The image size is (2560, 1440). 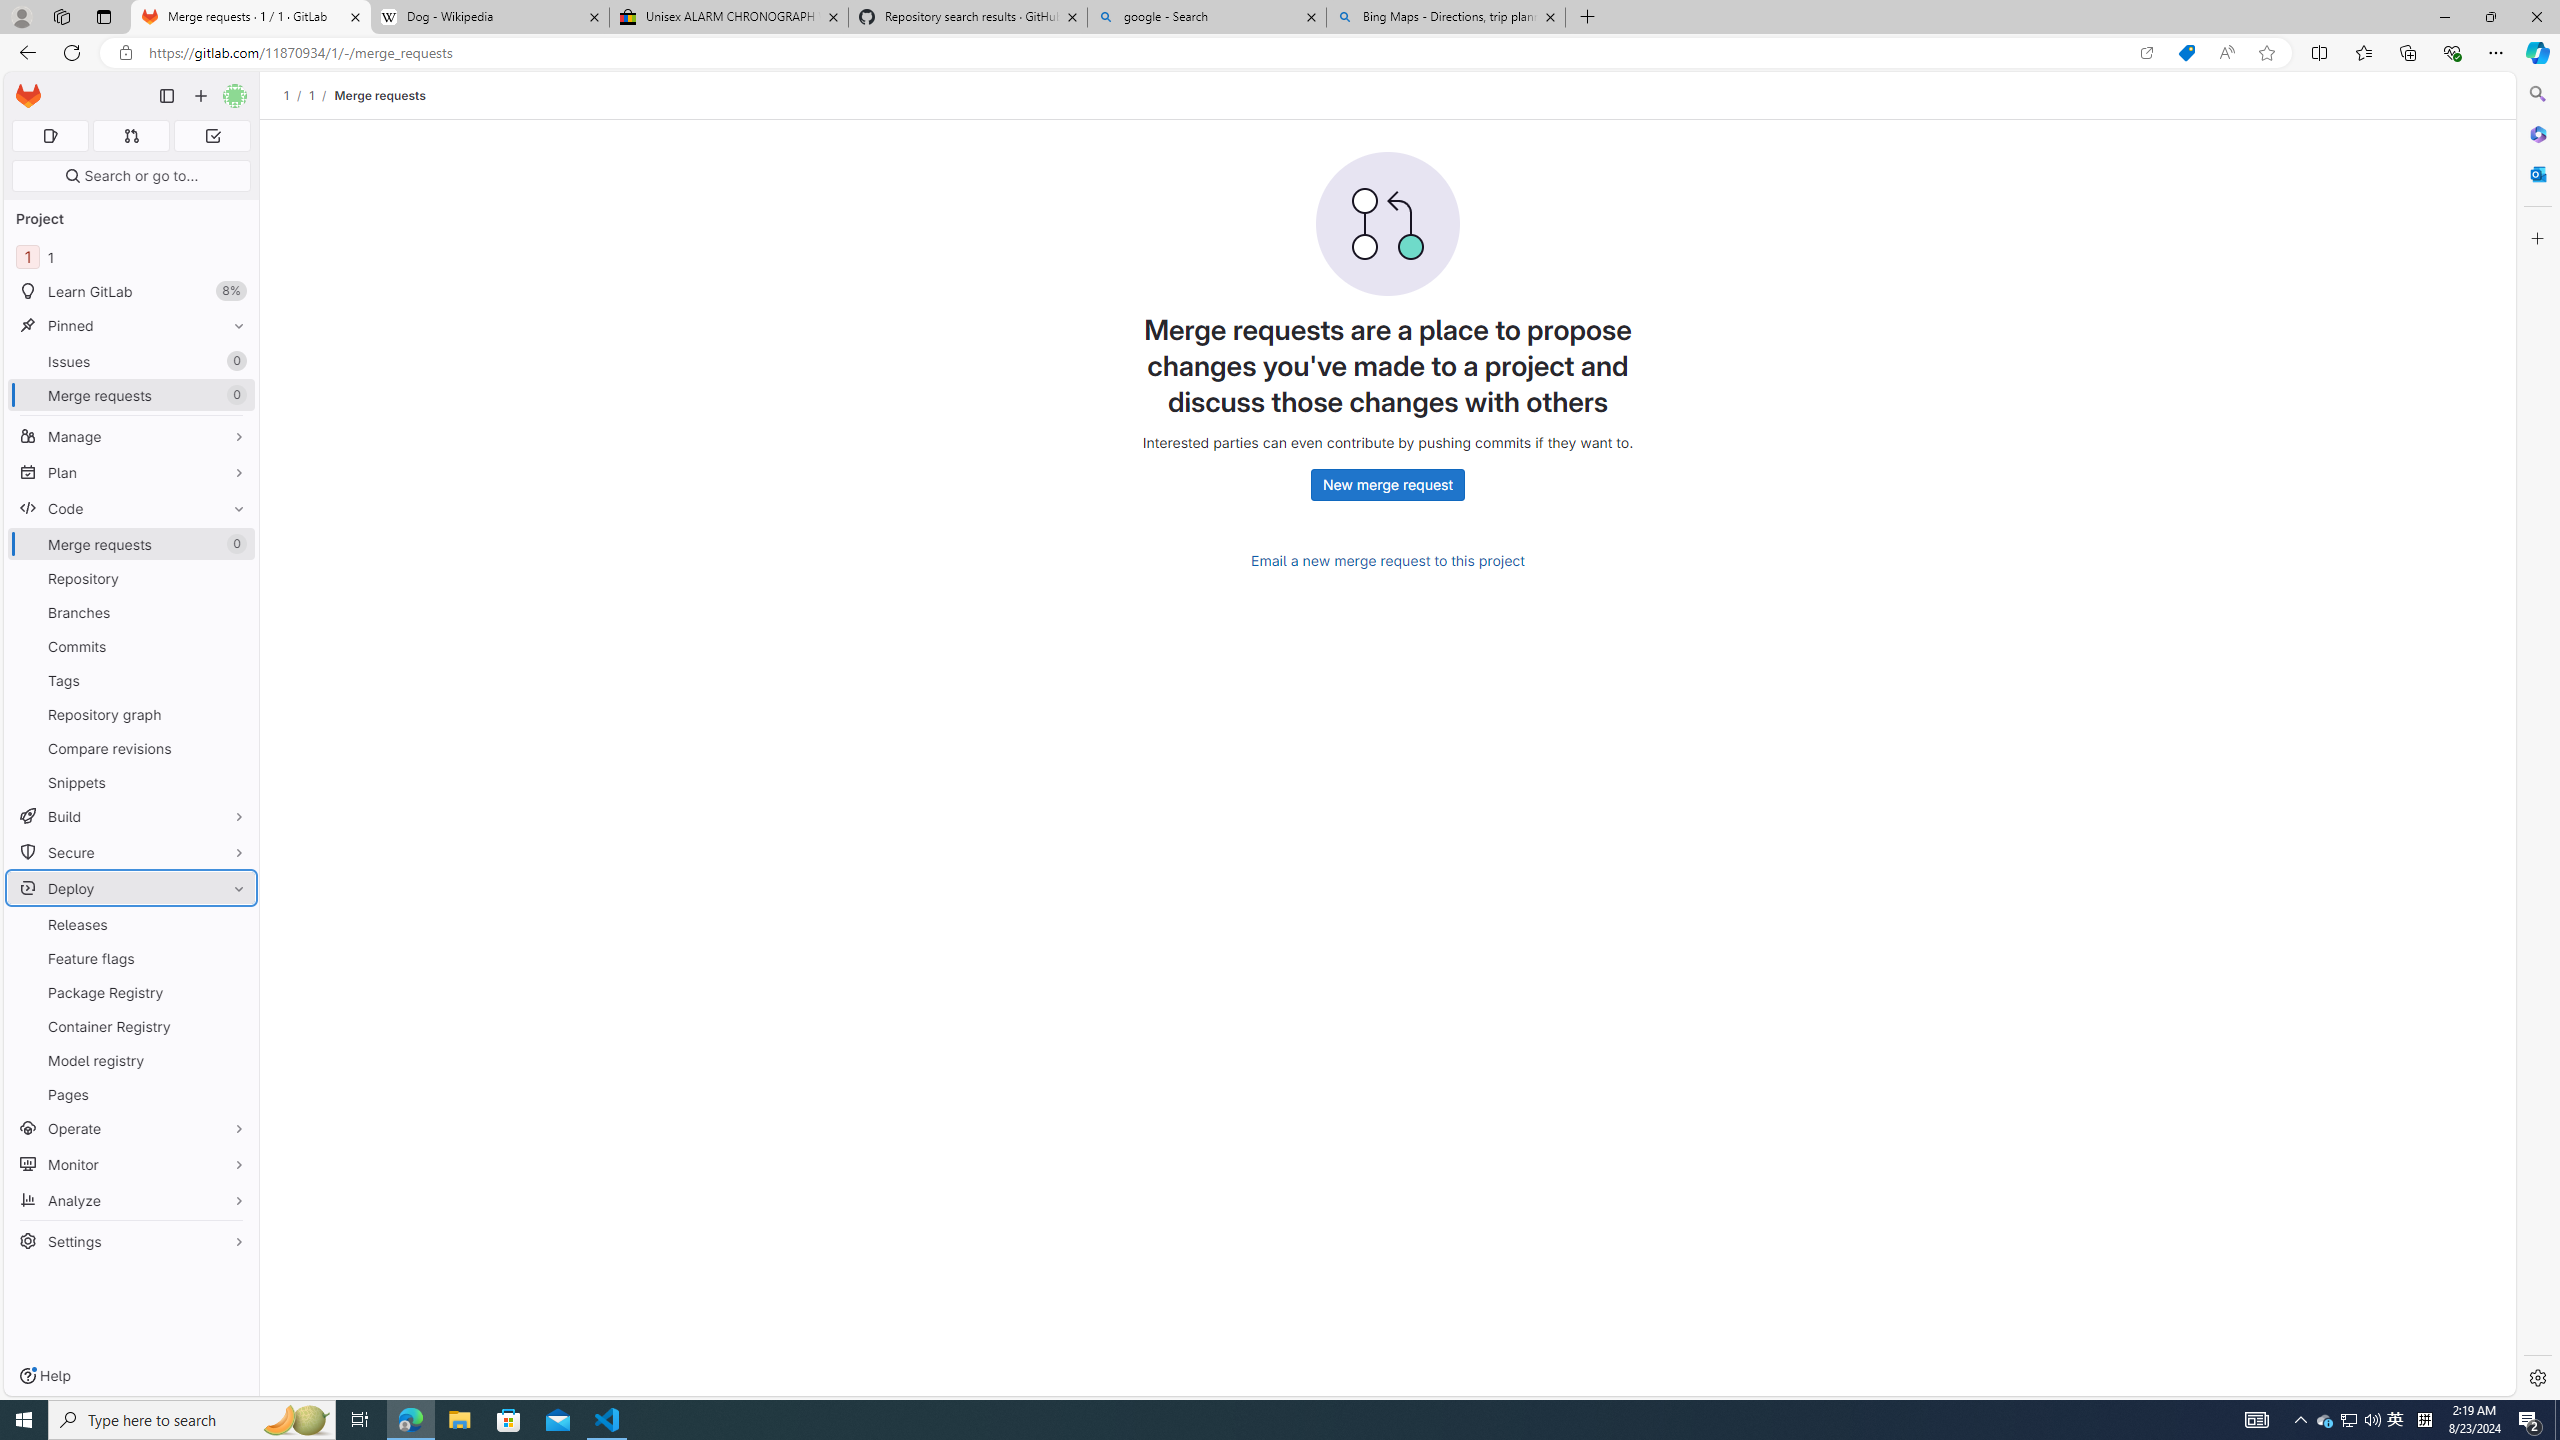 I want to click on 'Branches', so click(x=130, y=612).